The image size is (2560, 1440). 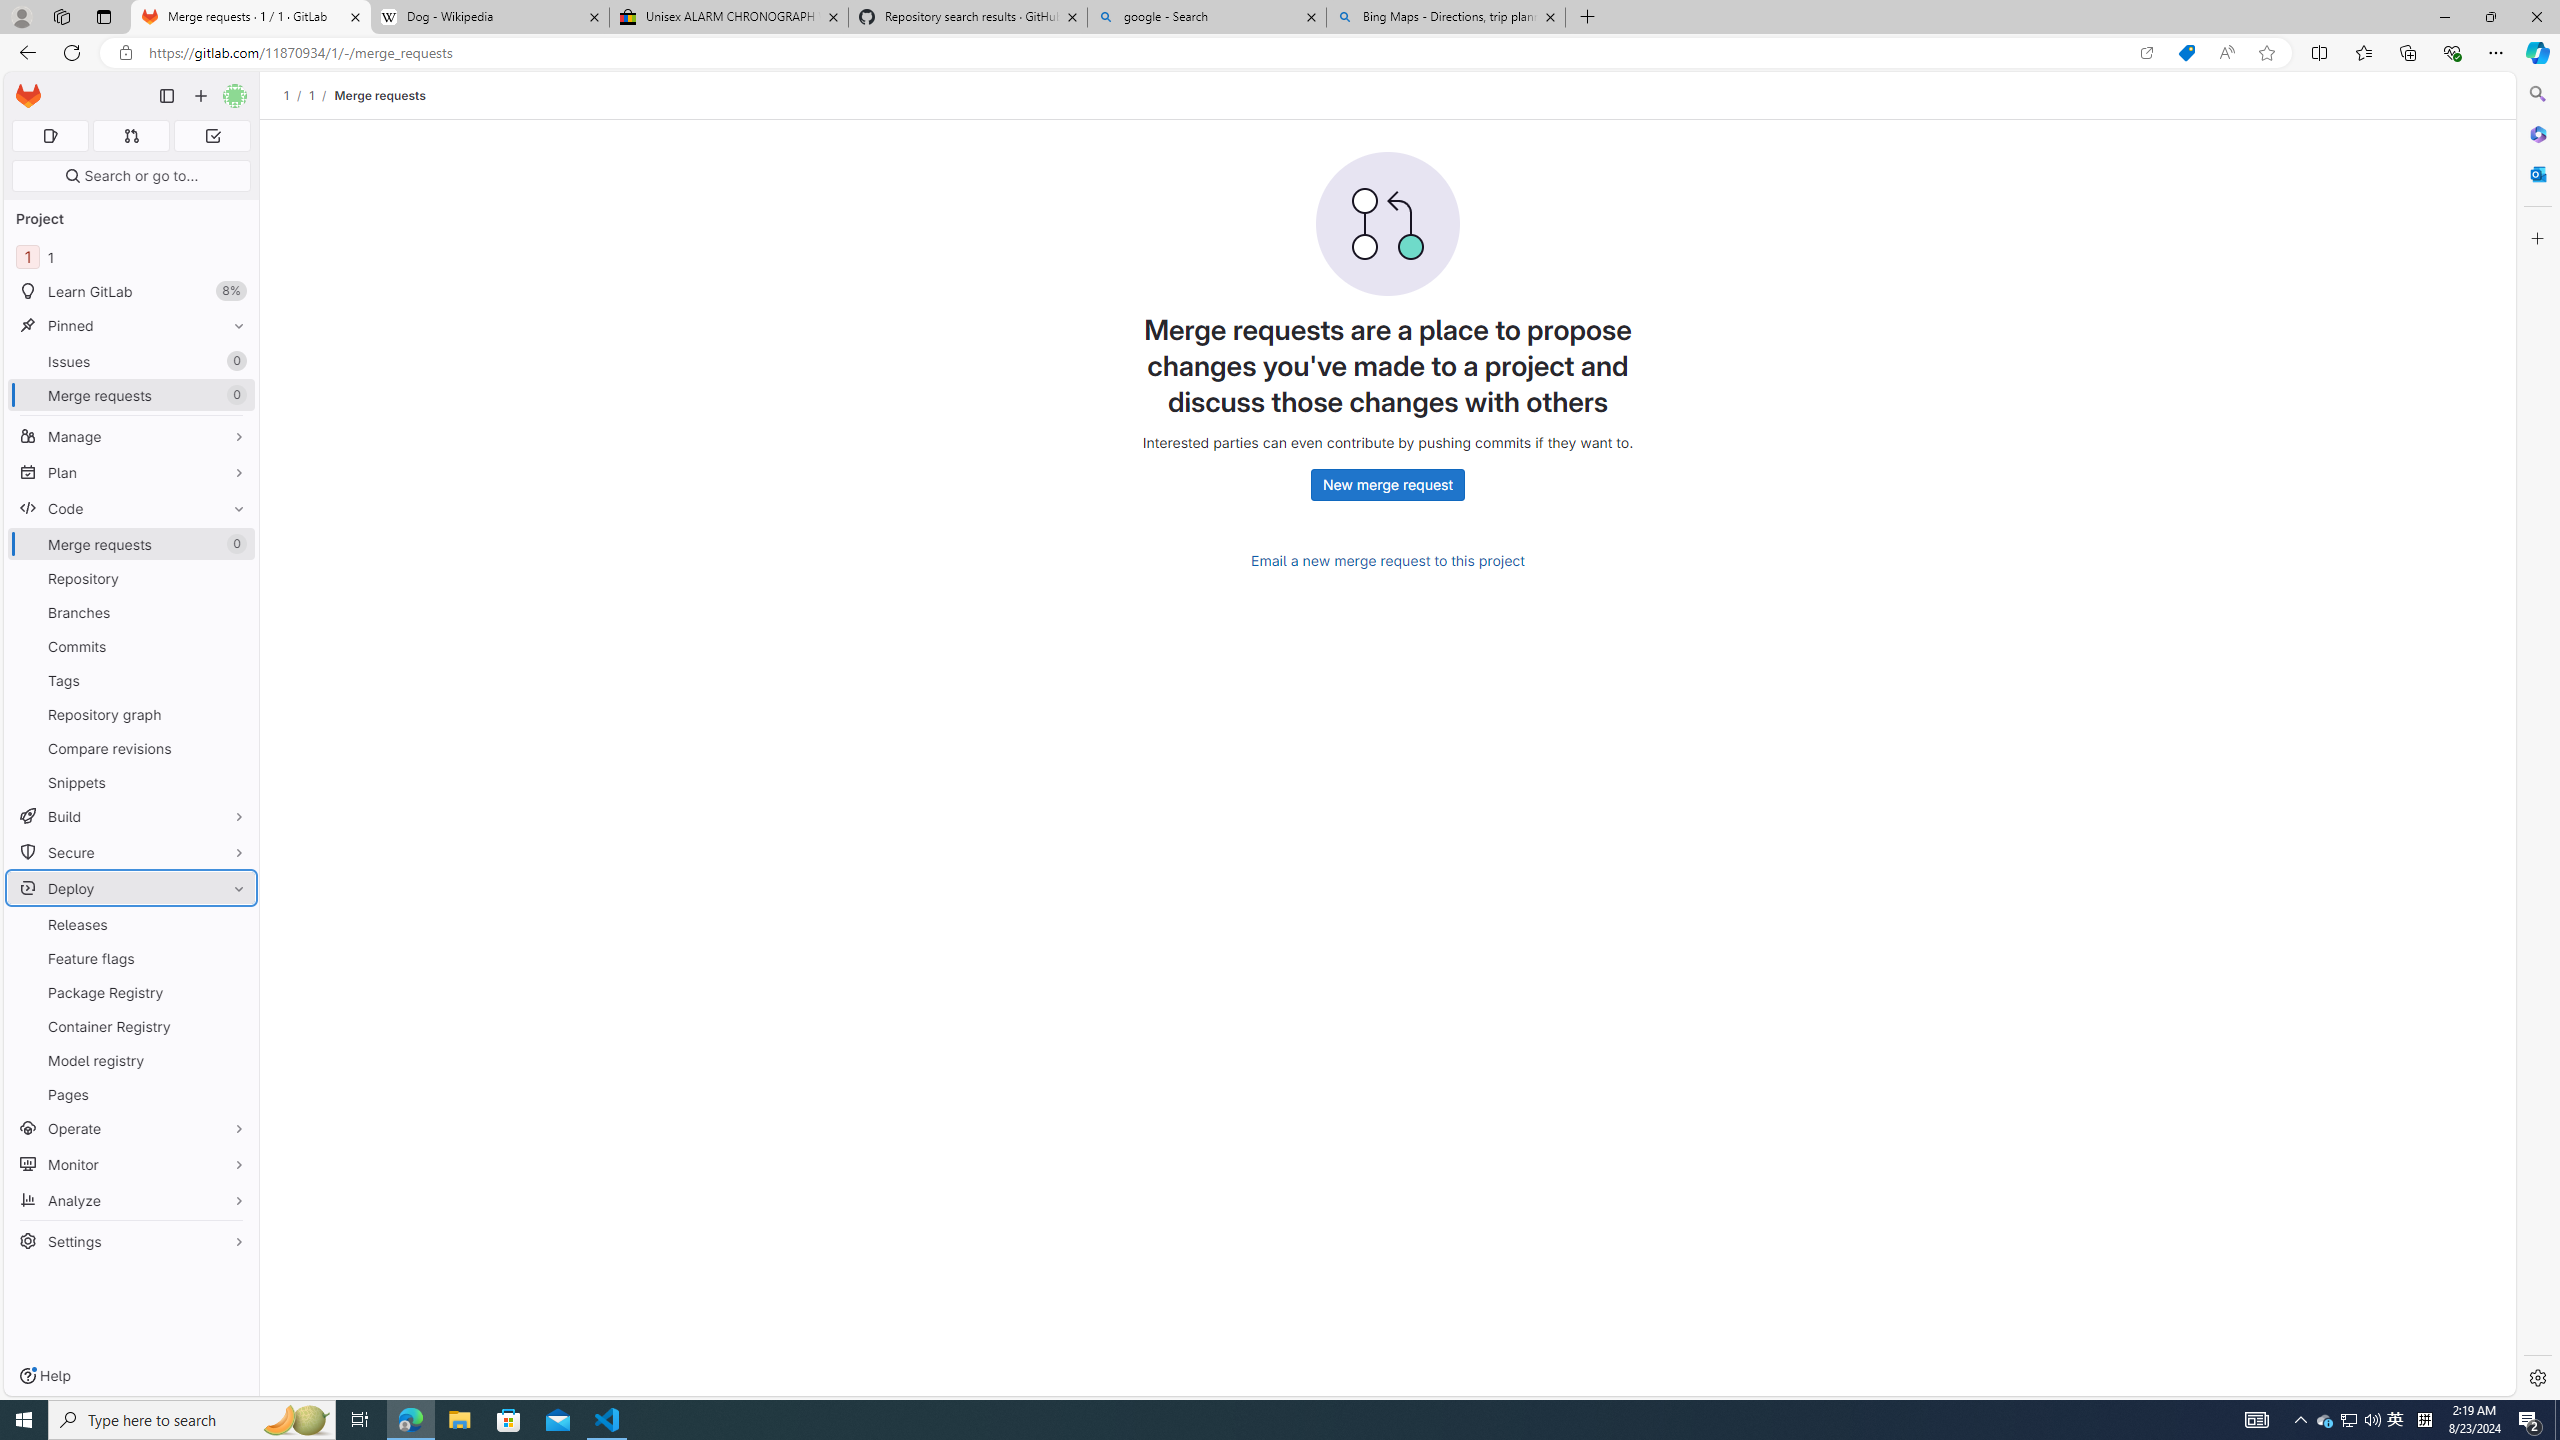 I want to click on 'Branches', so click(x=130, y=612).